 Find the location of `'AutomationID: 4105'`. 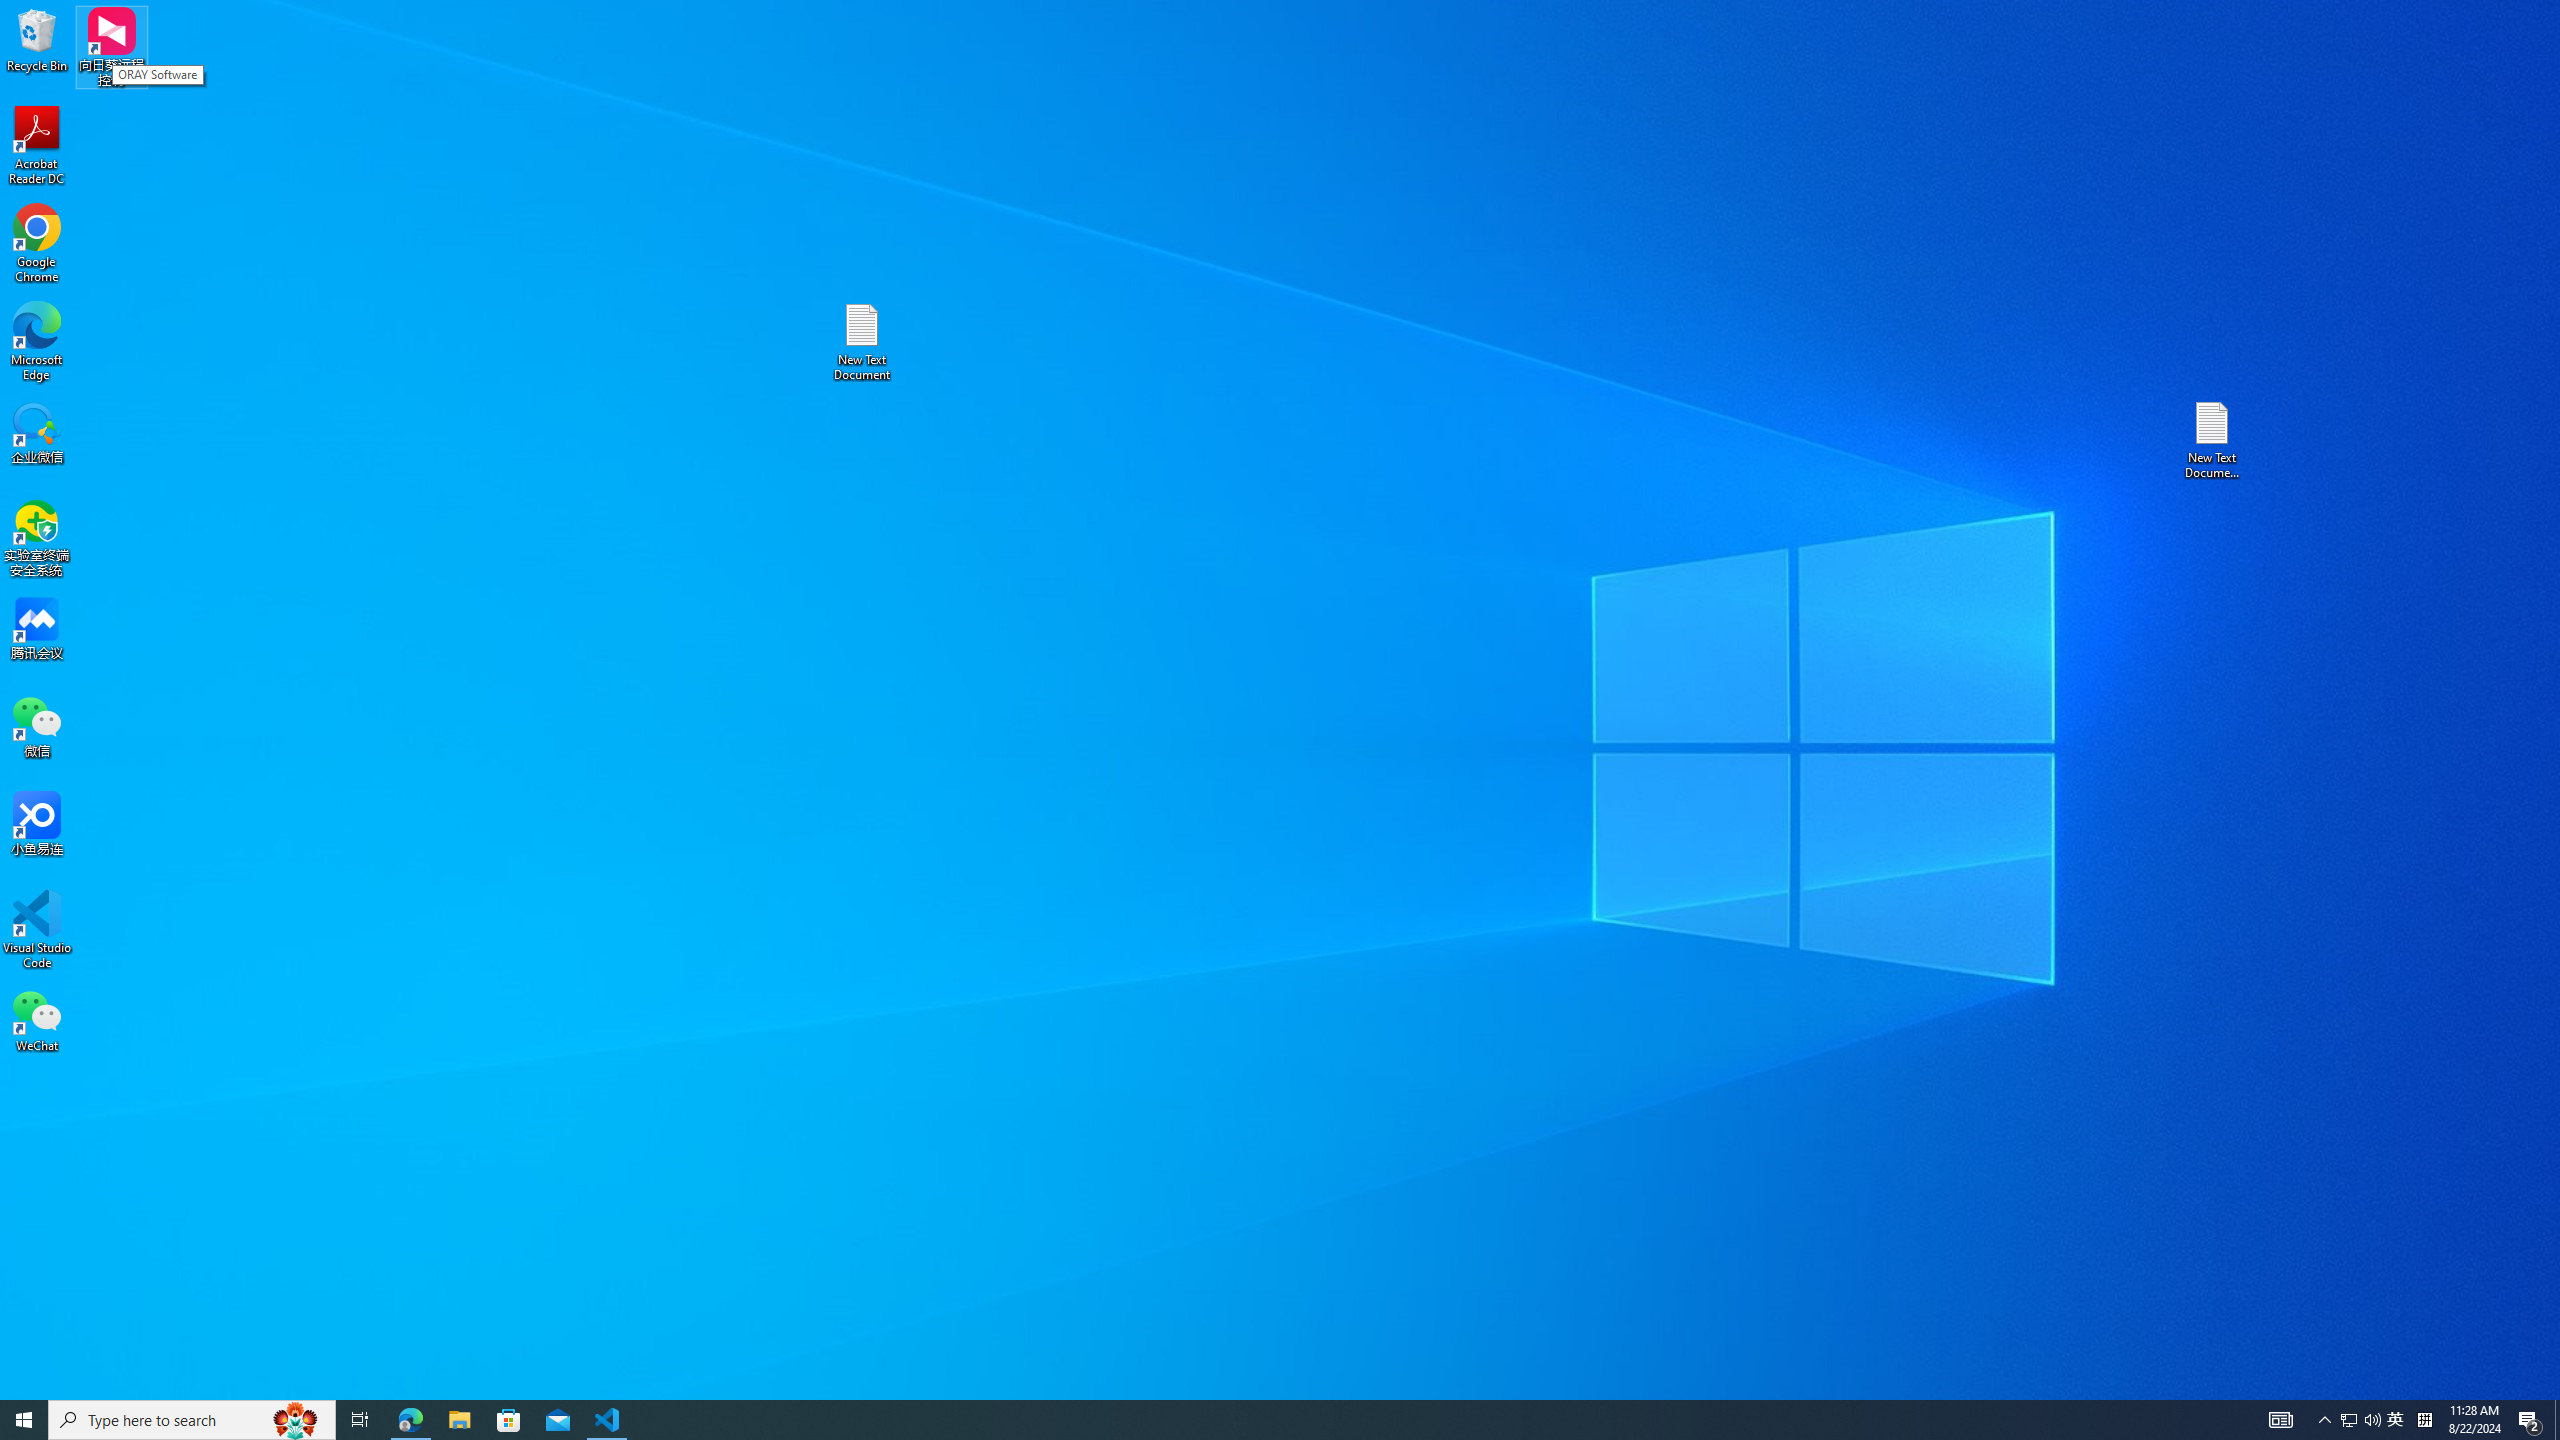

'AutomationID: 4105' is located at coordinates (2279, 1418).